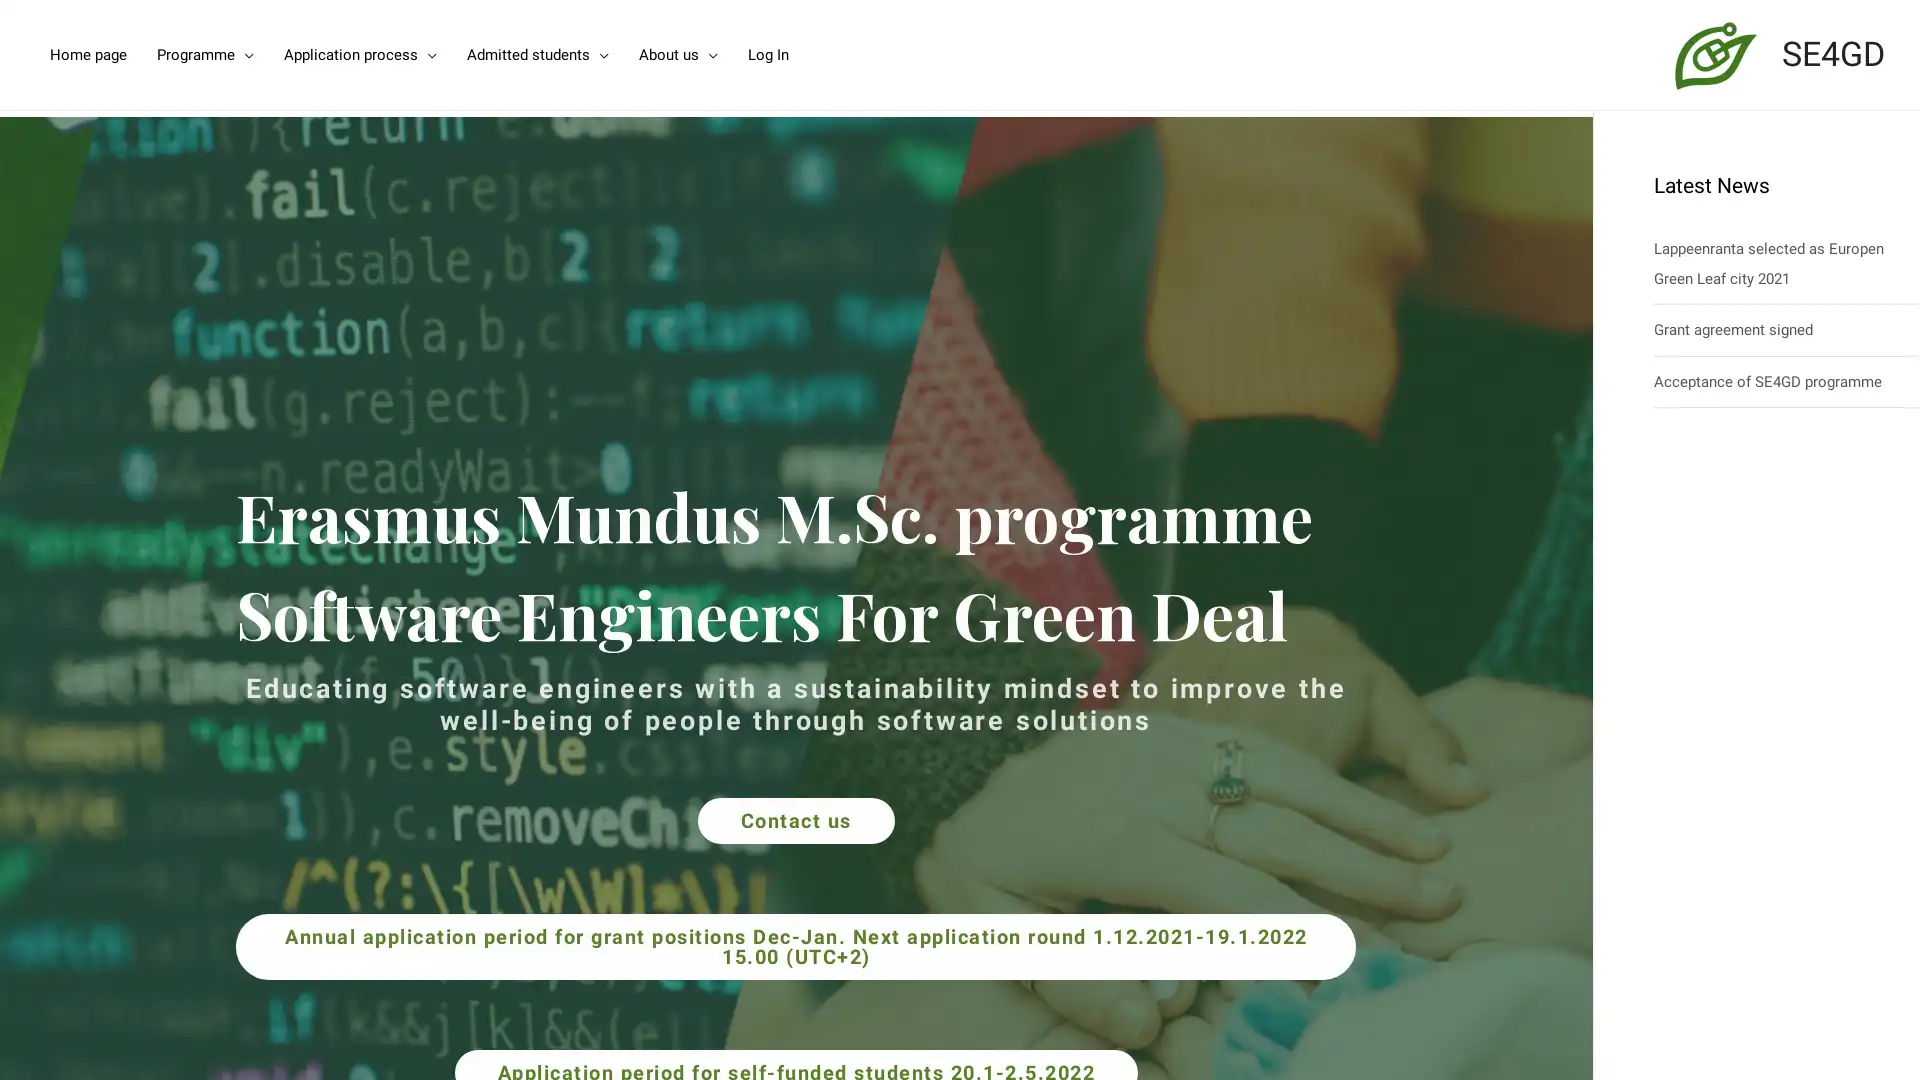 Image resolution: width=1920 pixels, height=1080 pixels. I want to click on Contact us, so click(794, 820).